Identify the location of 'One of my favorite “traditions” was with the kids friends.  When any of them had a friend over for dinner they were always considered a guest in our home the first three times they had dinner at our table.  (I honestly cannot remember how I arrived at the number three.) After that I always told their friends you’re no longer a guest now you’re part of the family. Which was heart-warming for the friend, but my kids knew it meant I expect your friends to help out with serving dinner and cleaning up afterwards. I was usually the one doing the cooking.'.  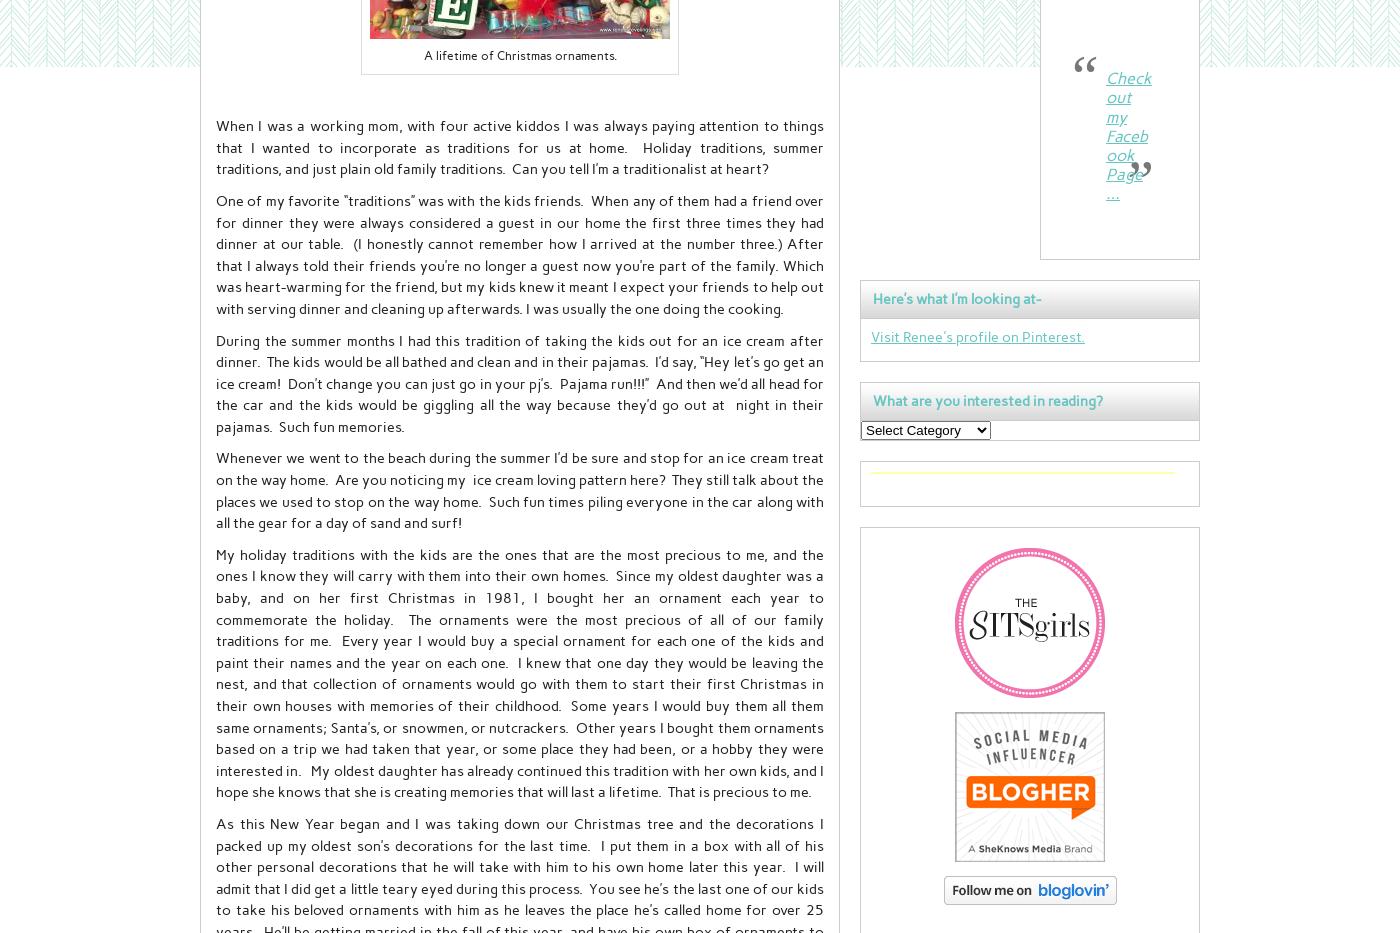
(216, 252).